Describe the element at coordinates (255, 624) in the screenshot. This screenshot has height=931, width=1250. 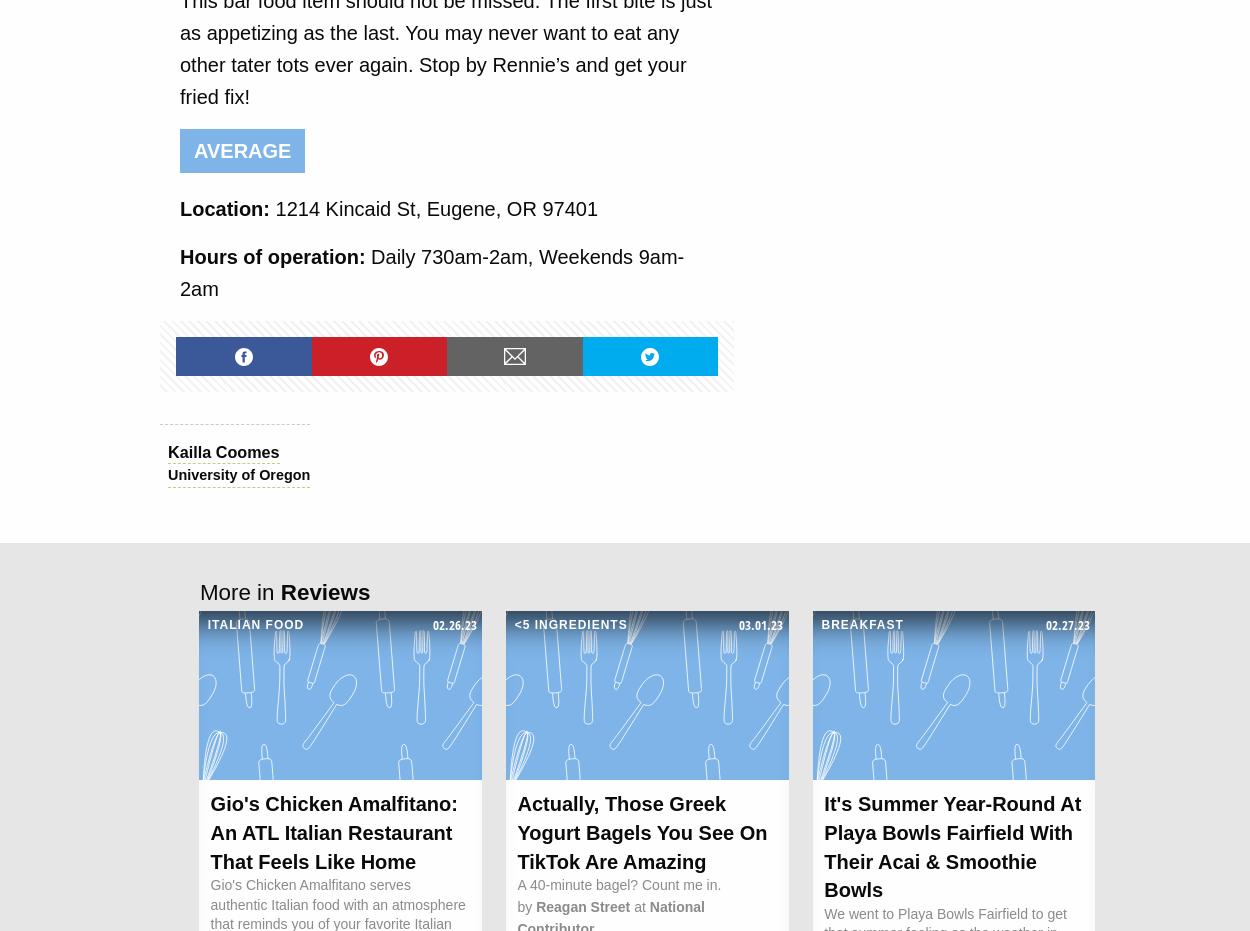
I see `'Italian Food'` at that location.